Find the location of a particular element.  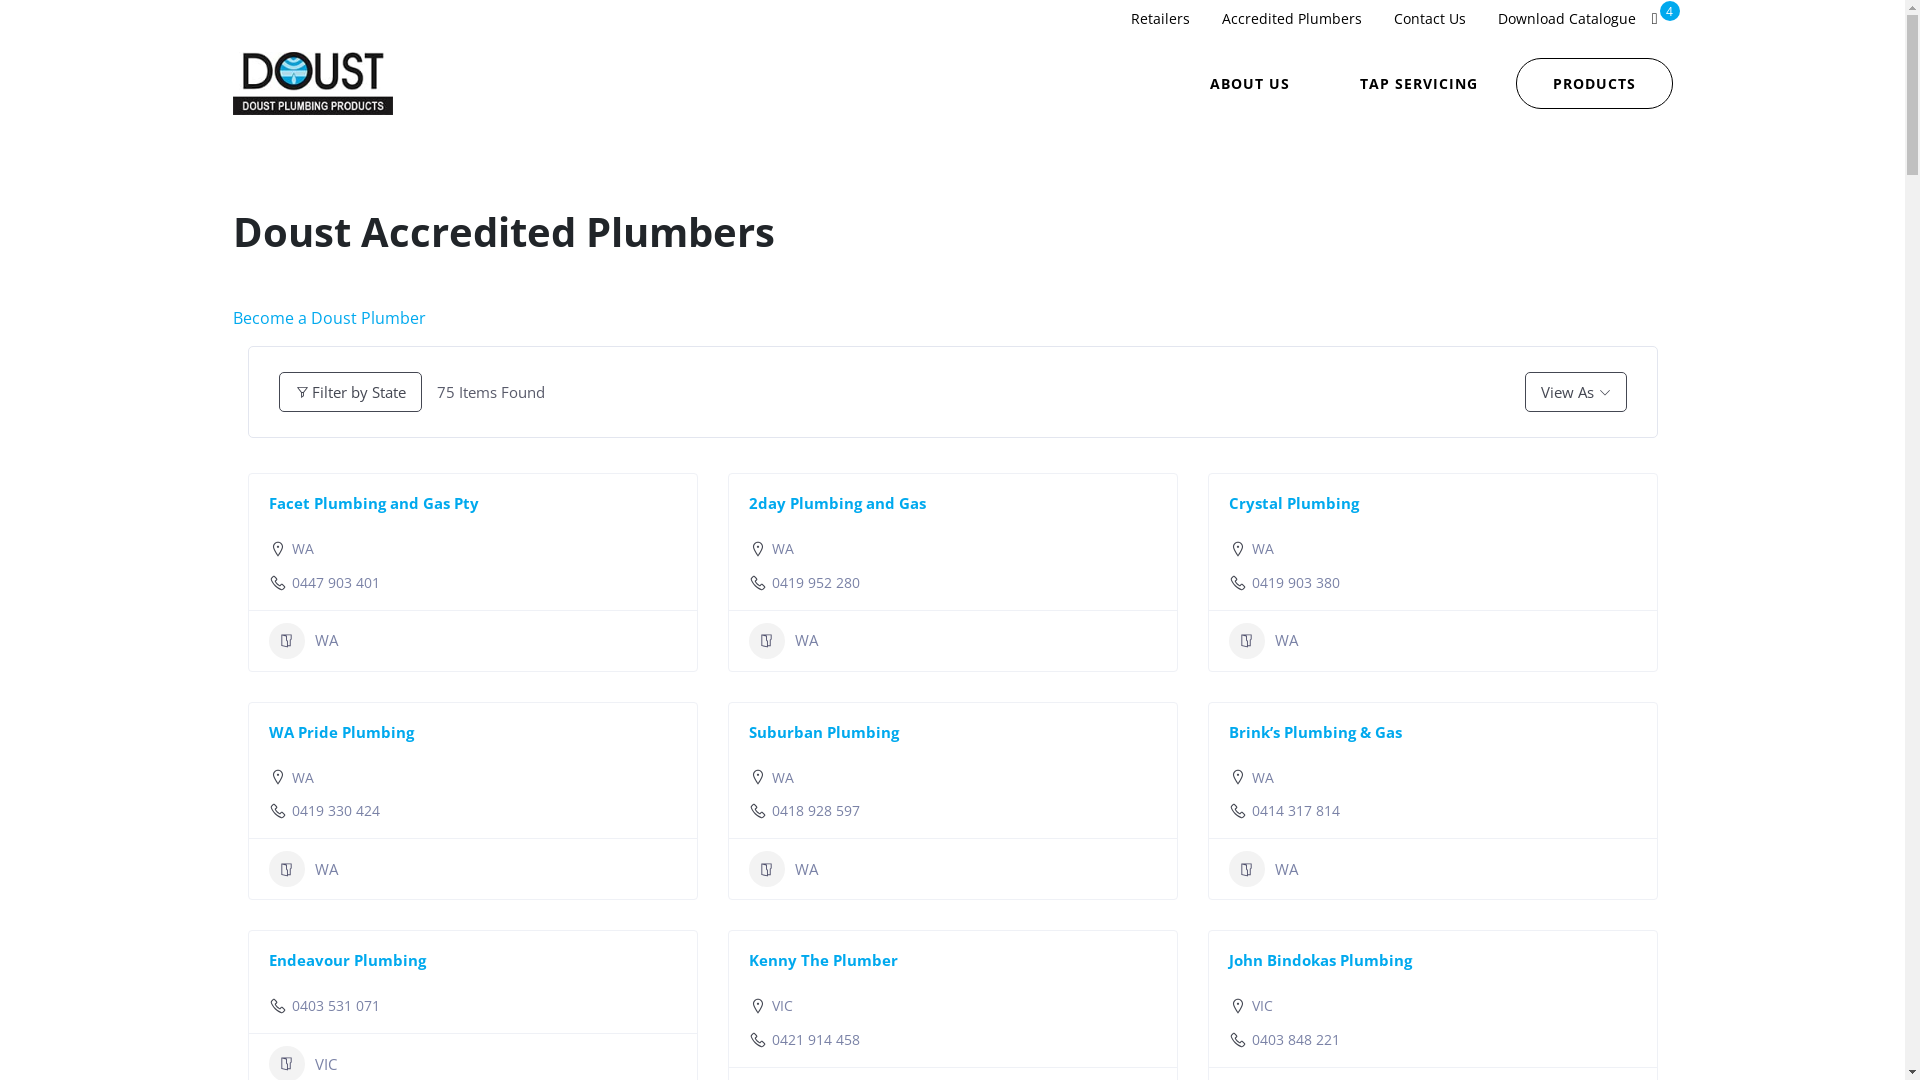

'Kenny The Plumber' is located at coordinates (822, 959).